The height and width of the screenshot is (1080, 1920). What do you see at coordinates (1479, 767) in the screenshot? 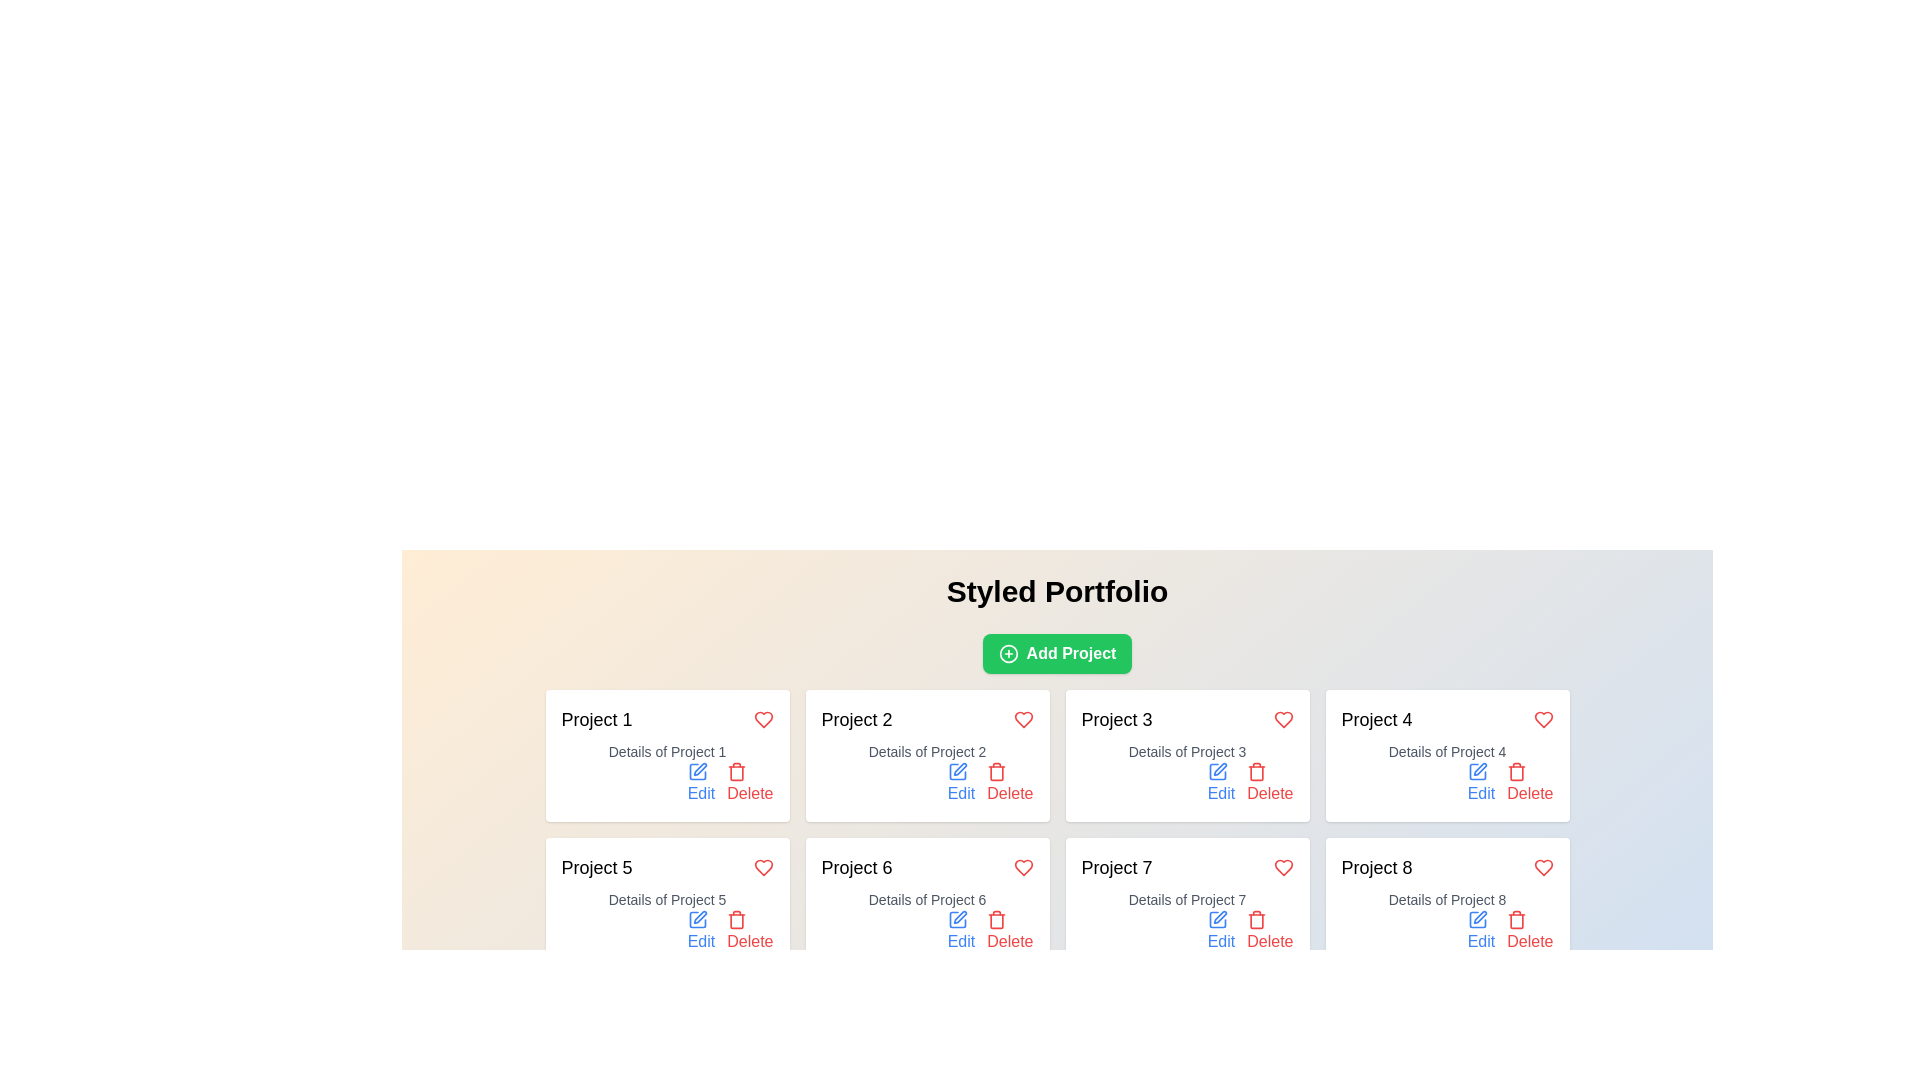
I see `the small pen-shaped icon within the 'Project 4' card to initiate an edit action` at bounding box center [1479, 767].